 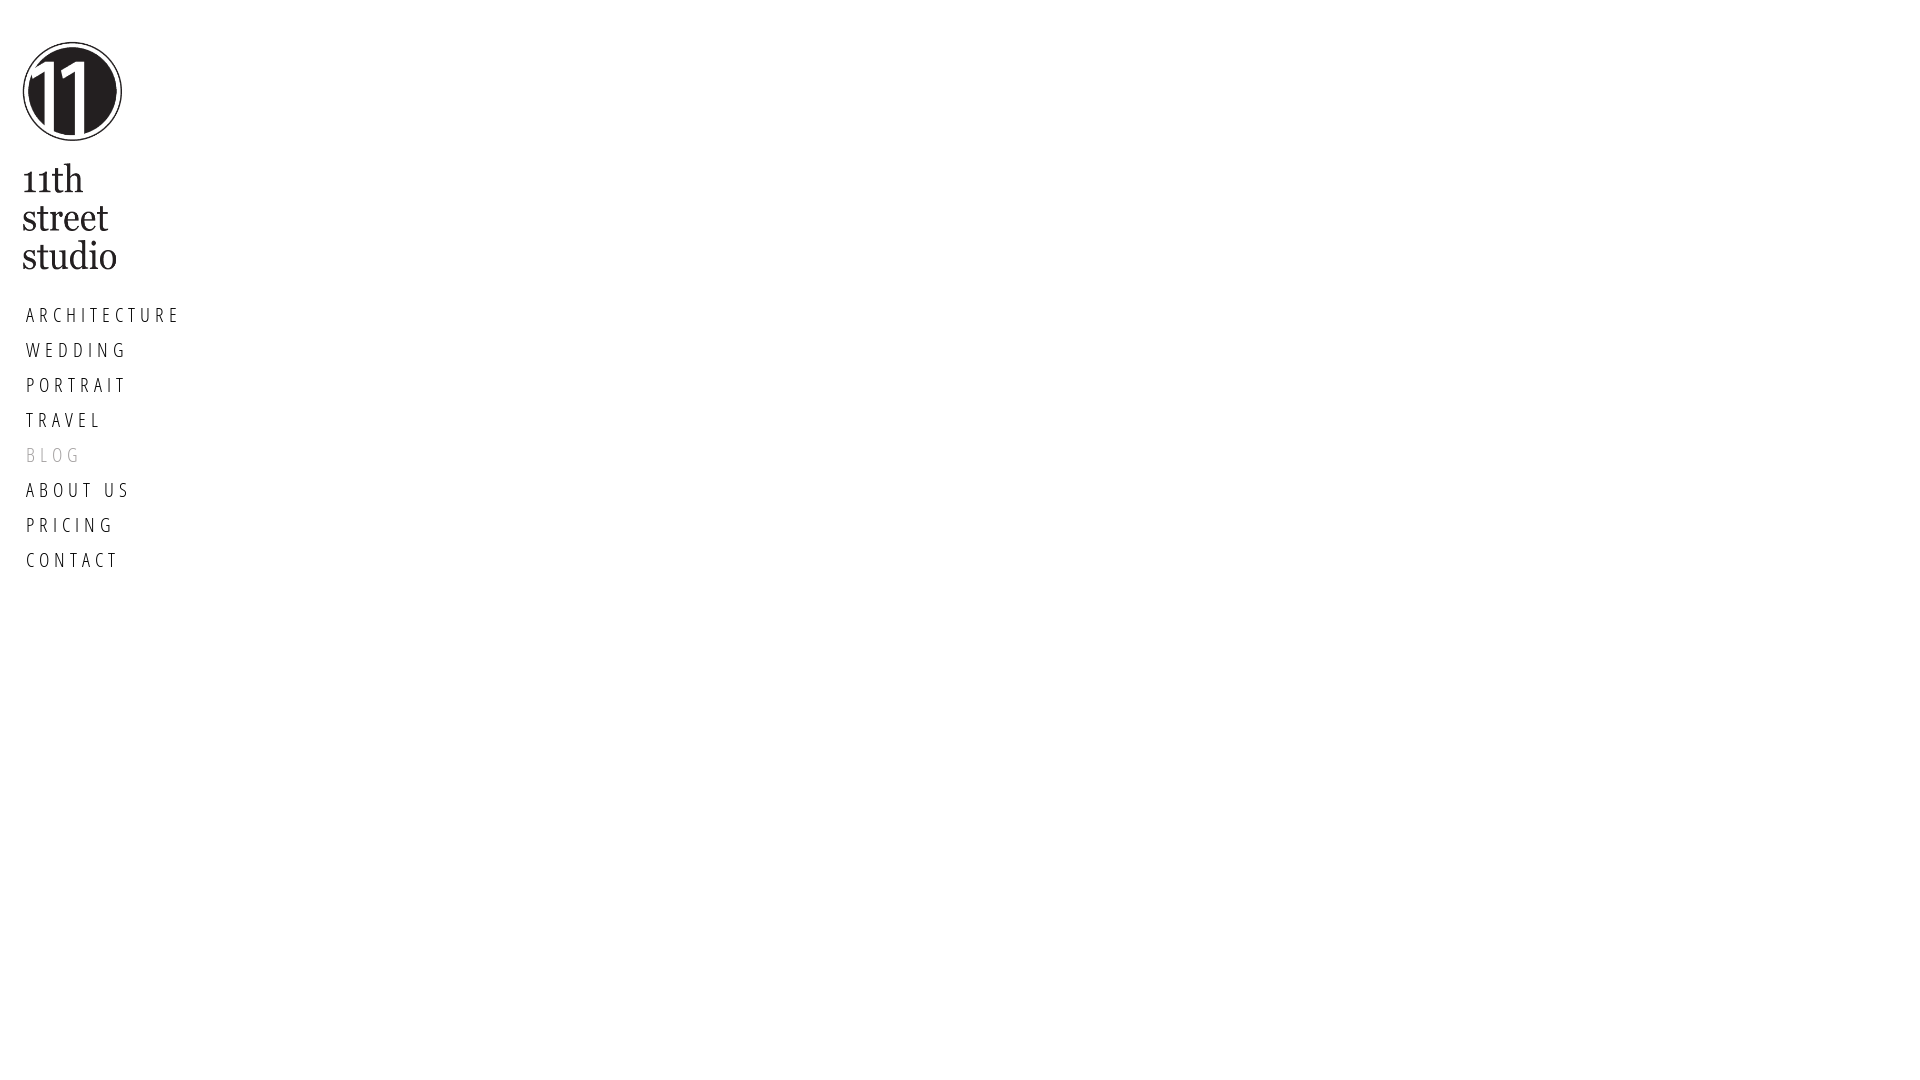 I want to click on 'ABOUT US', so click(x=15, y=489).